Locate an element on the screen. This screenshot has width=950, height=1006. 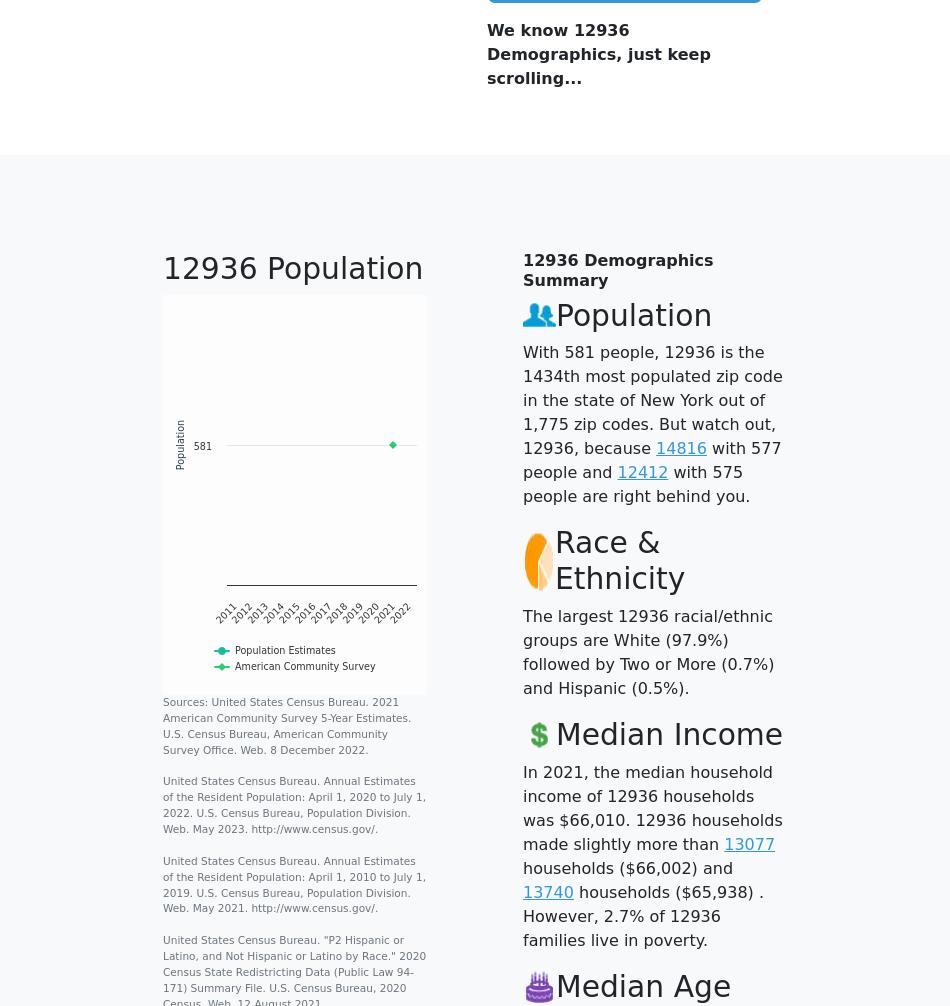
'FAQ' is located at coordinates (140, 879).